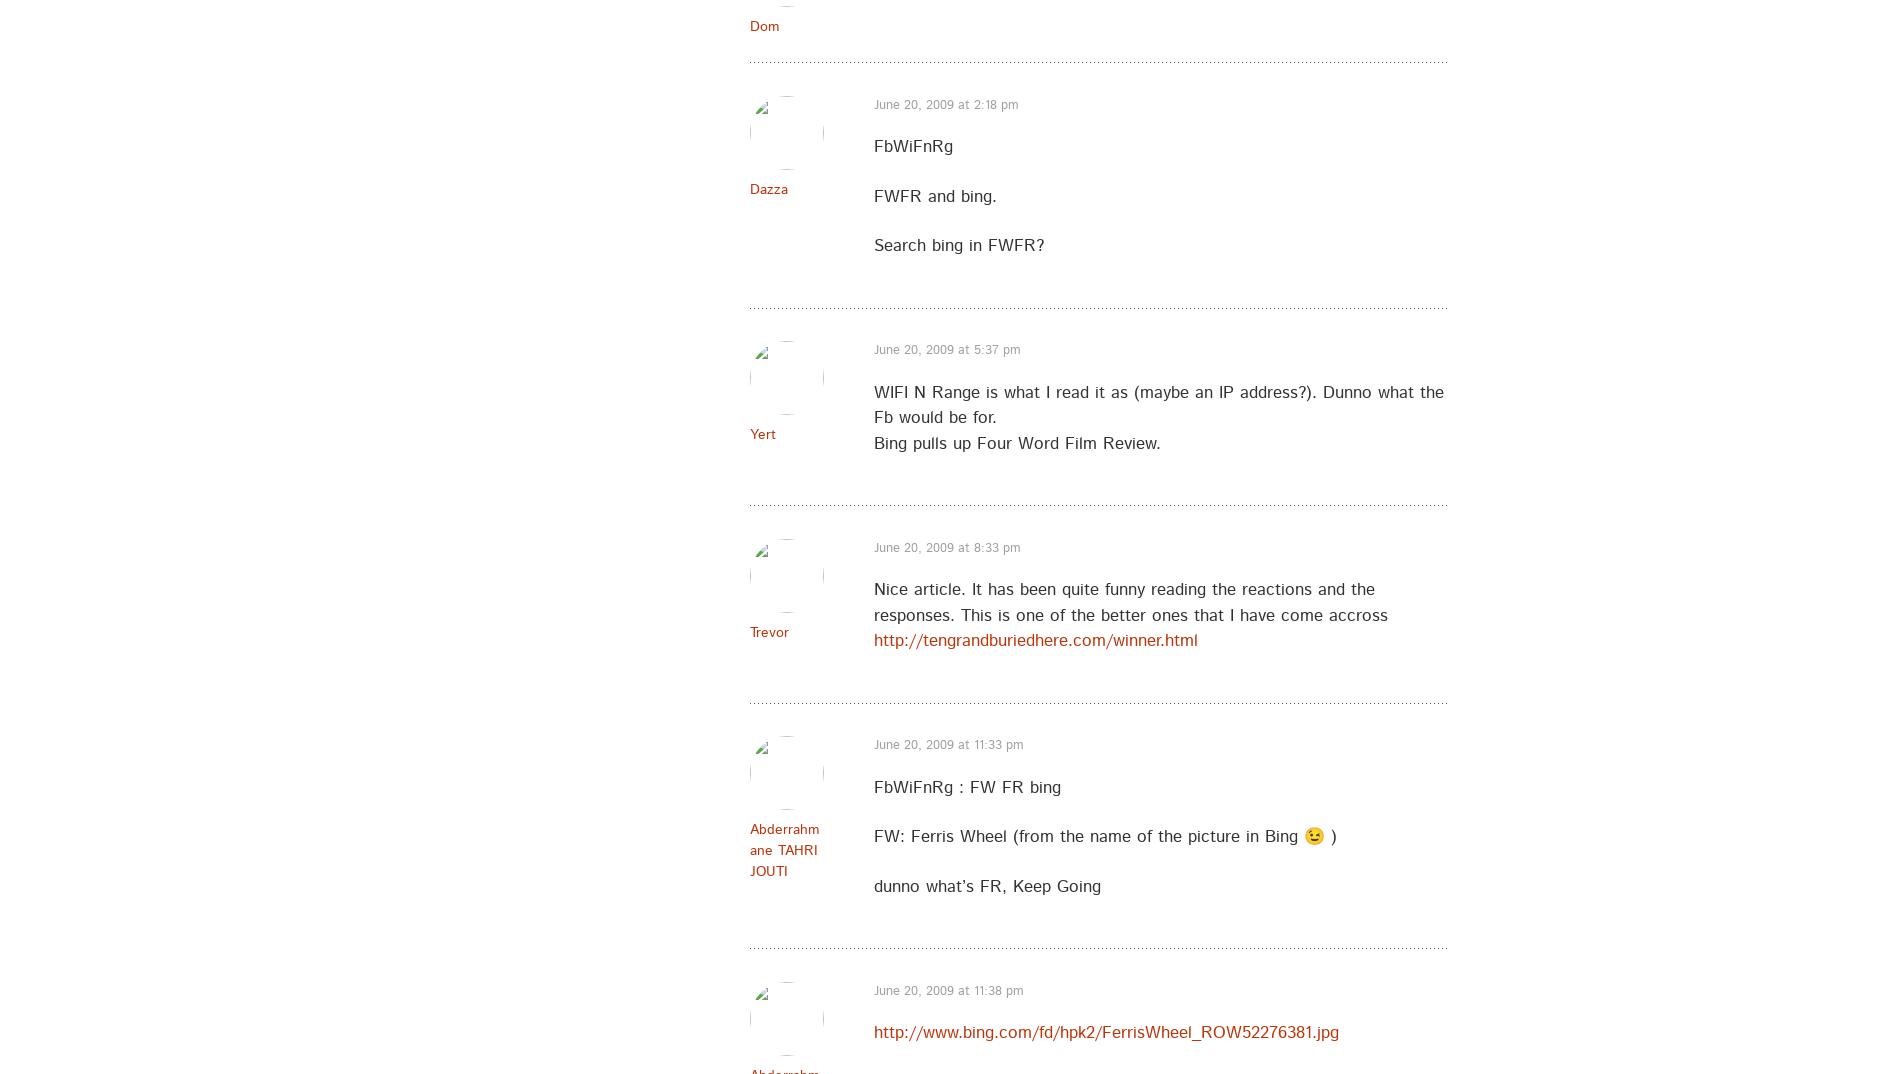  I want to click on 'FbWiFnRg', so click(912, 146).